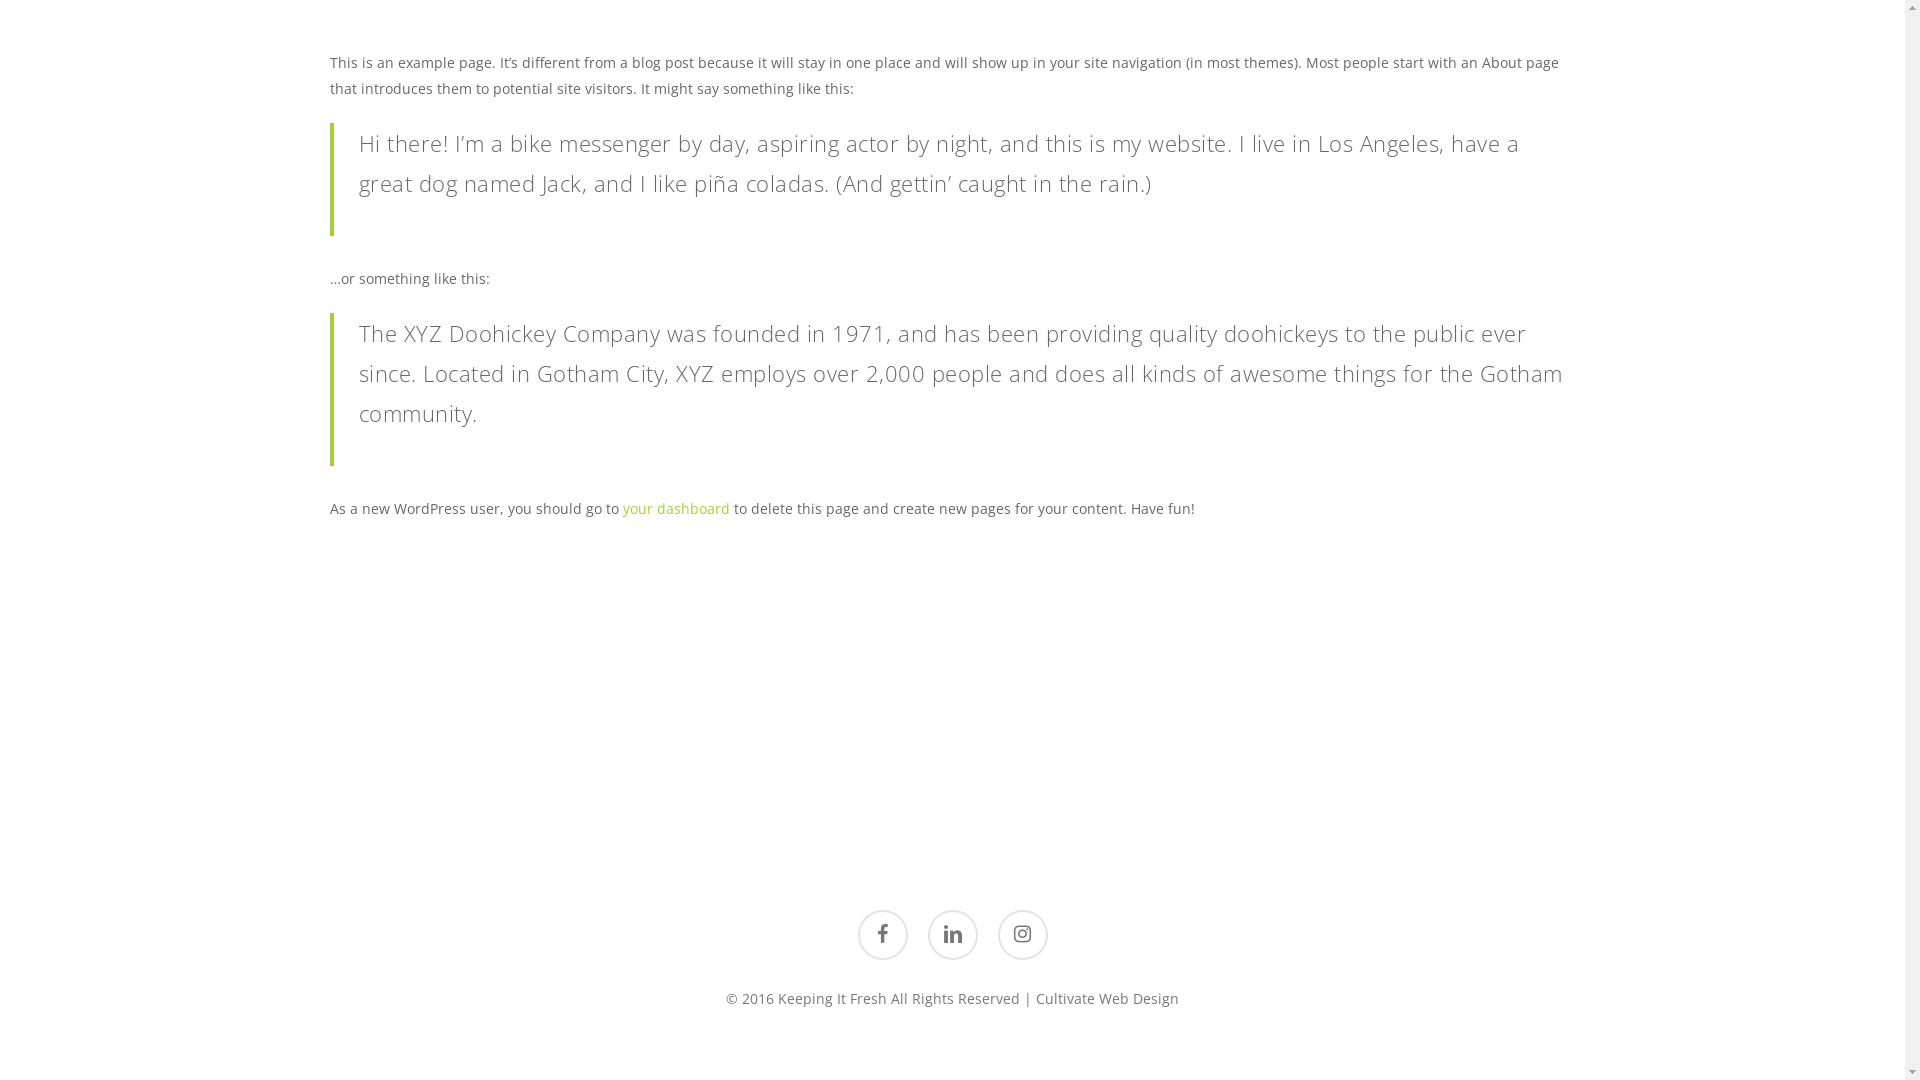 The width and height of the screenshot is (1920, 1080). What do you see at coordinates (1106, 998) in the screenshot?
I see `'Cultivate Web Design'` at bounding box center [1106, 998].